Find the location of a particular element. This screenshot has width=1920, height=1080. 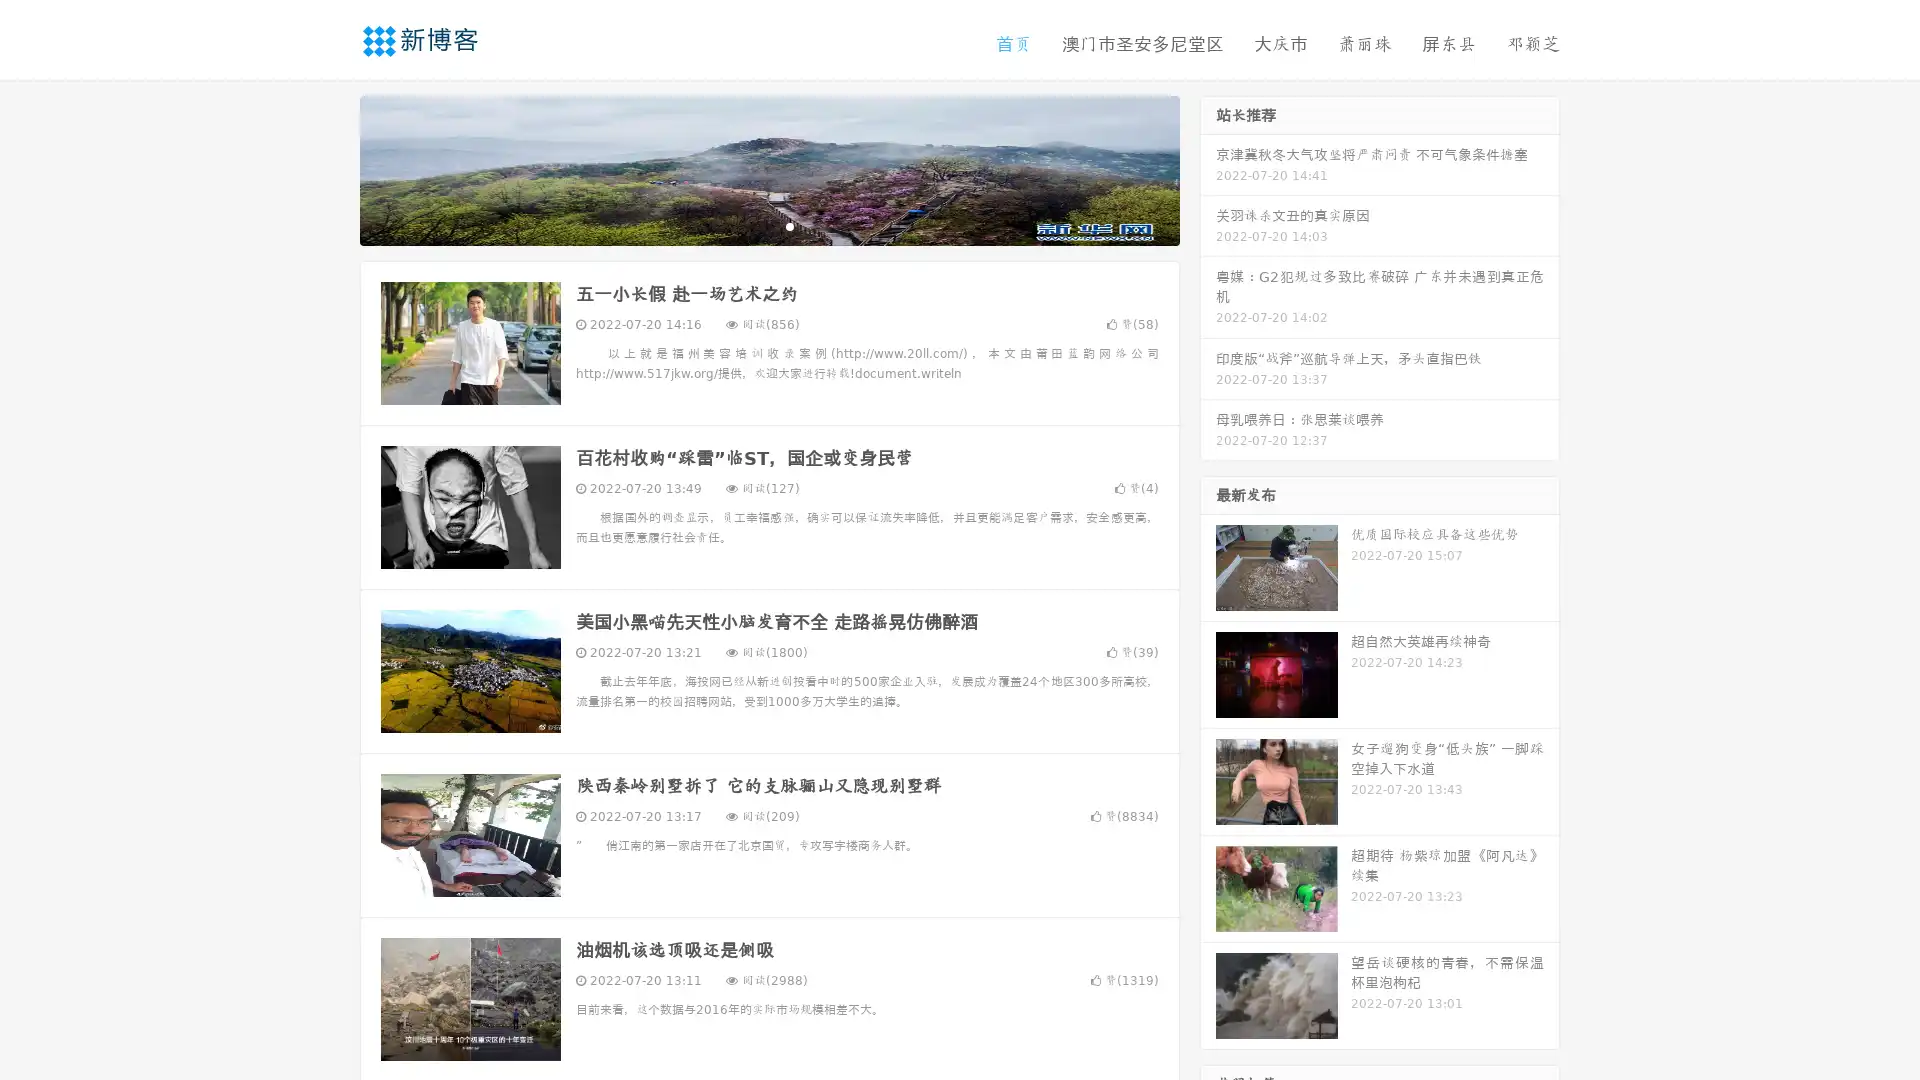

Next slide is located at coordinates (1208, 168).